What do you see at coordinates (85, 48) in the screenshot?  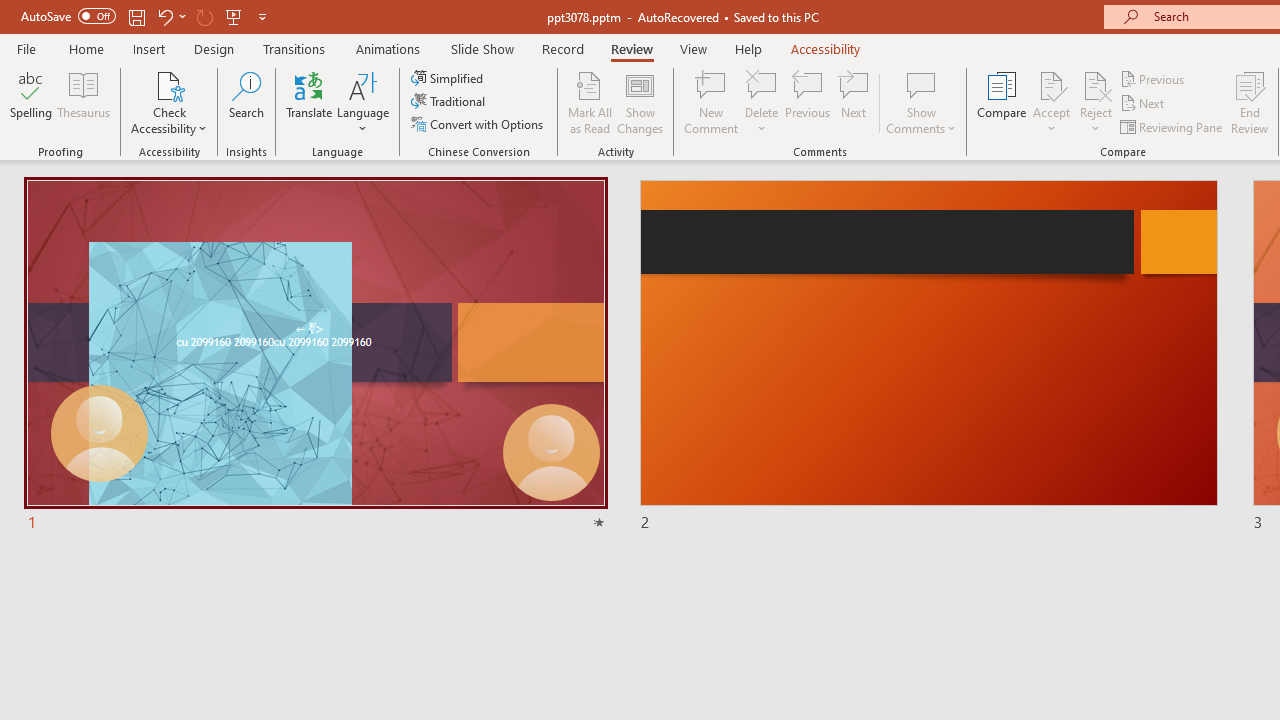 I see `'Home'` at bounding box center [85, 48].